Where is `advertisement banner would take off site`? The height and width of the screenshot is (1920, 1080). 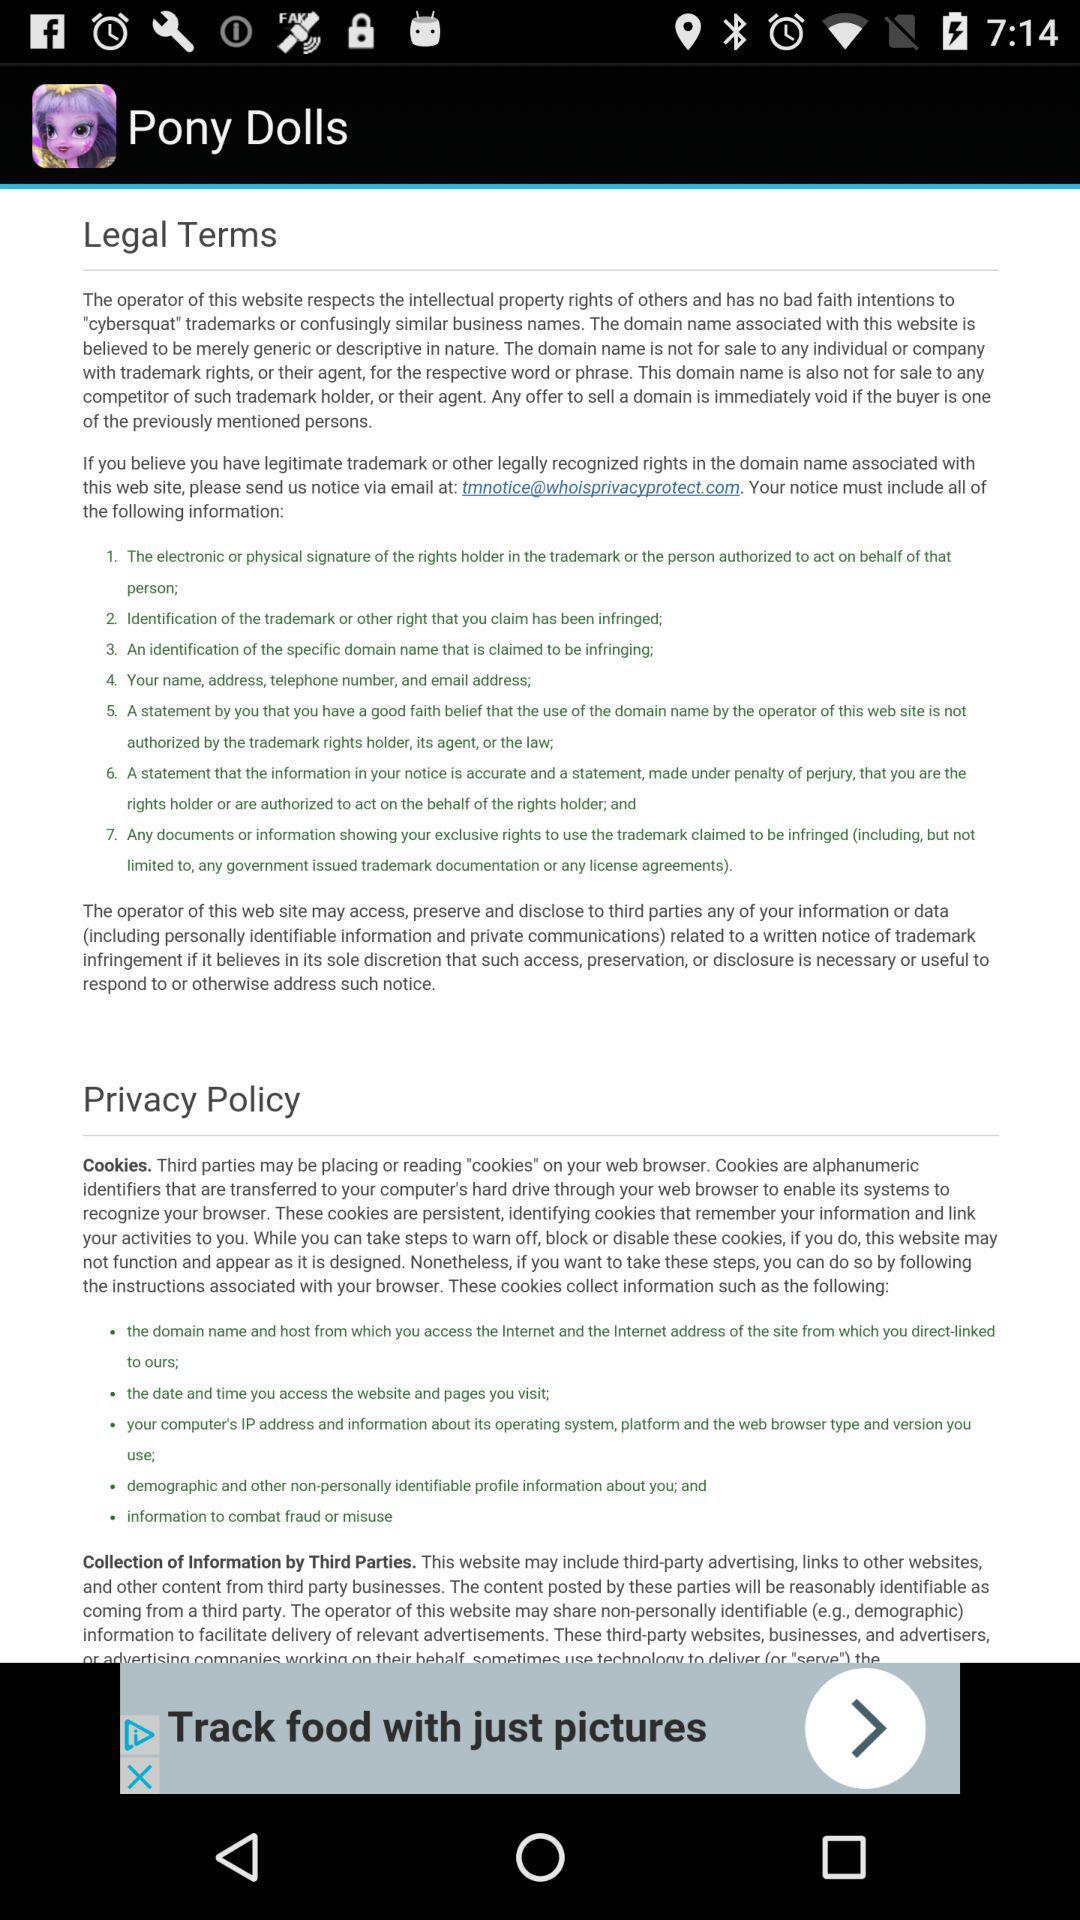 advertisement banner would take off site is located at coordinates (540, 1727).